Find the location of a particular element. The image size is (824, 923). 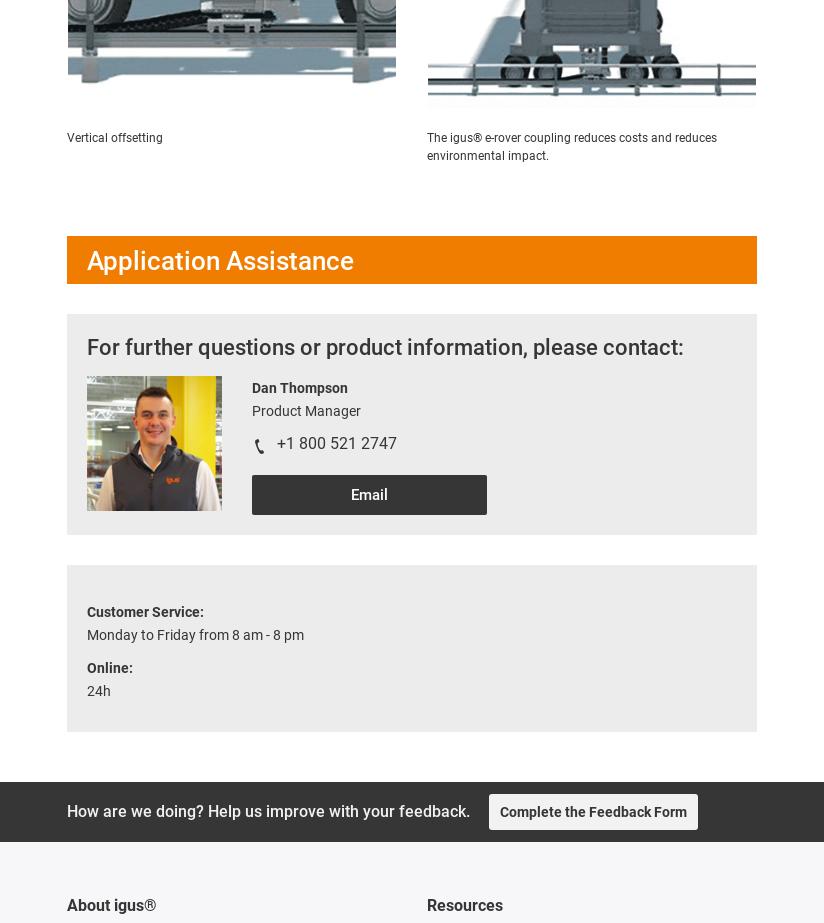

'For further questions or product information, please contact:' is located at coordinates (86, 347).